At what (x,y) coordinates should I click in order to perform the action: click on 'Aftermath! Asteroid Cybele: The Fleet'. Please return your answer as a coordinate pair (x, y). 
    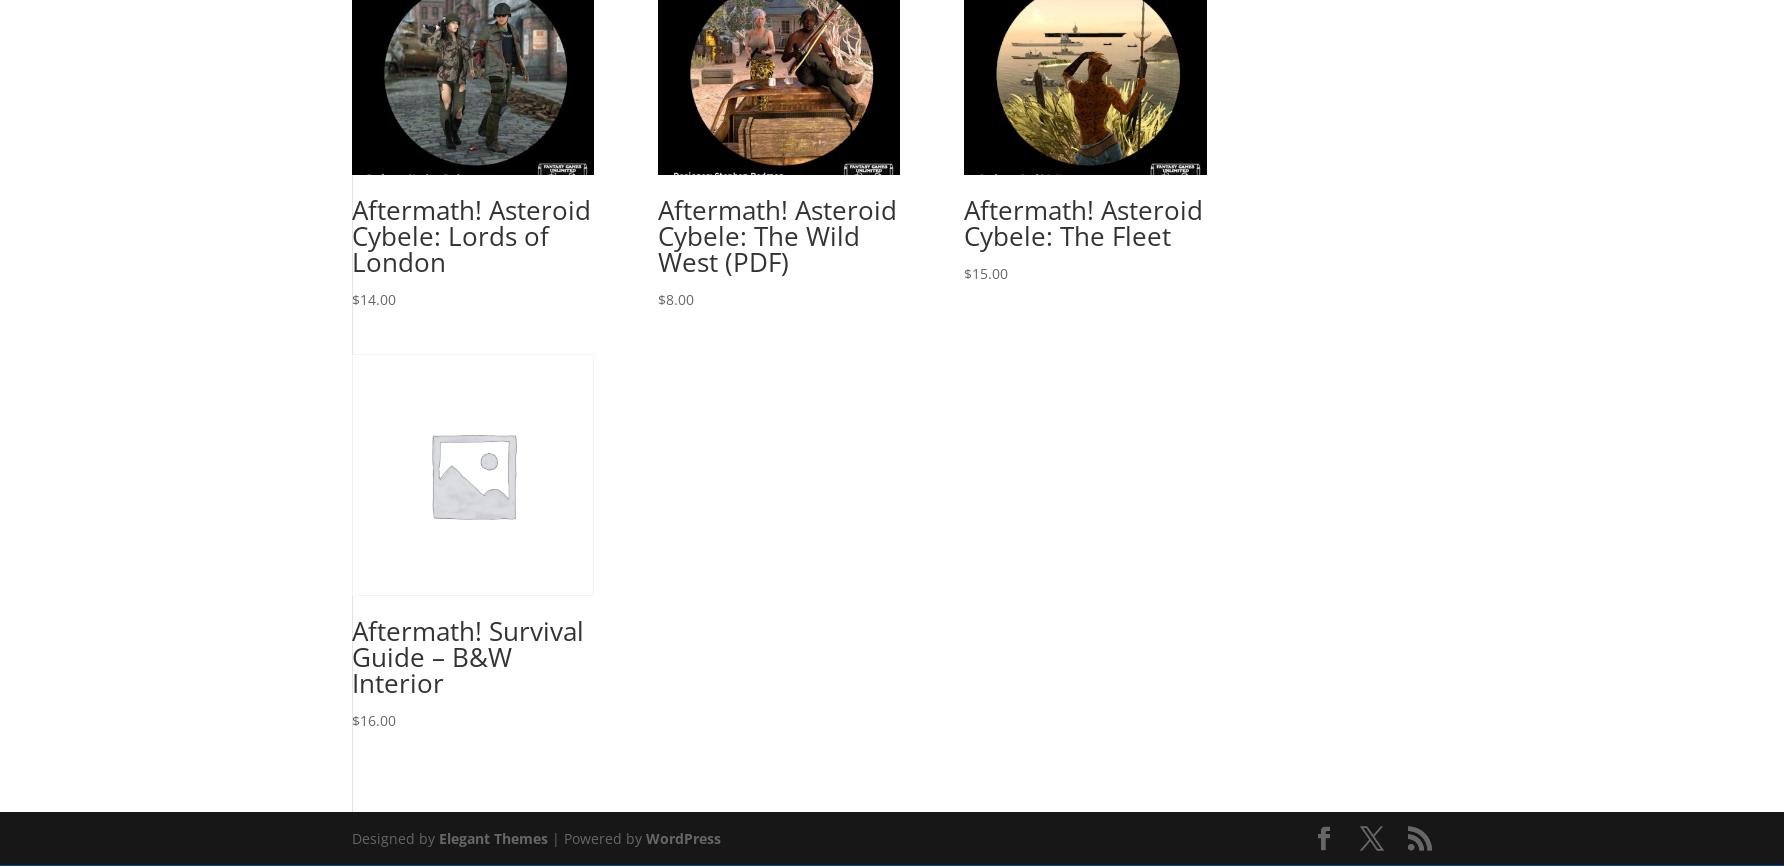
    Looking at the image, I should click on (1082, 221).